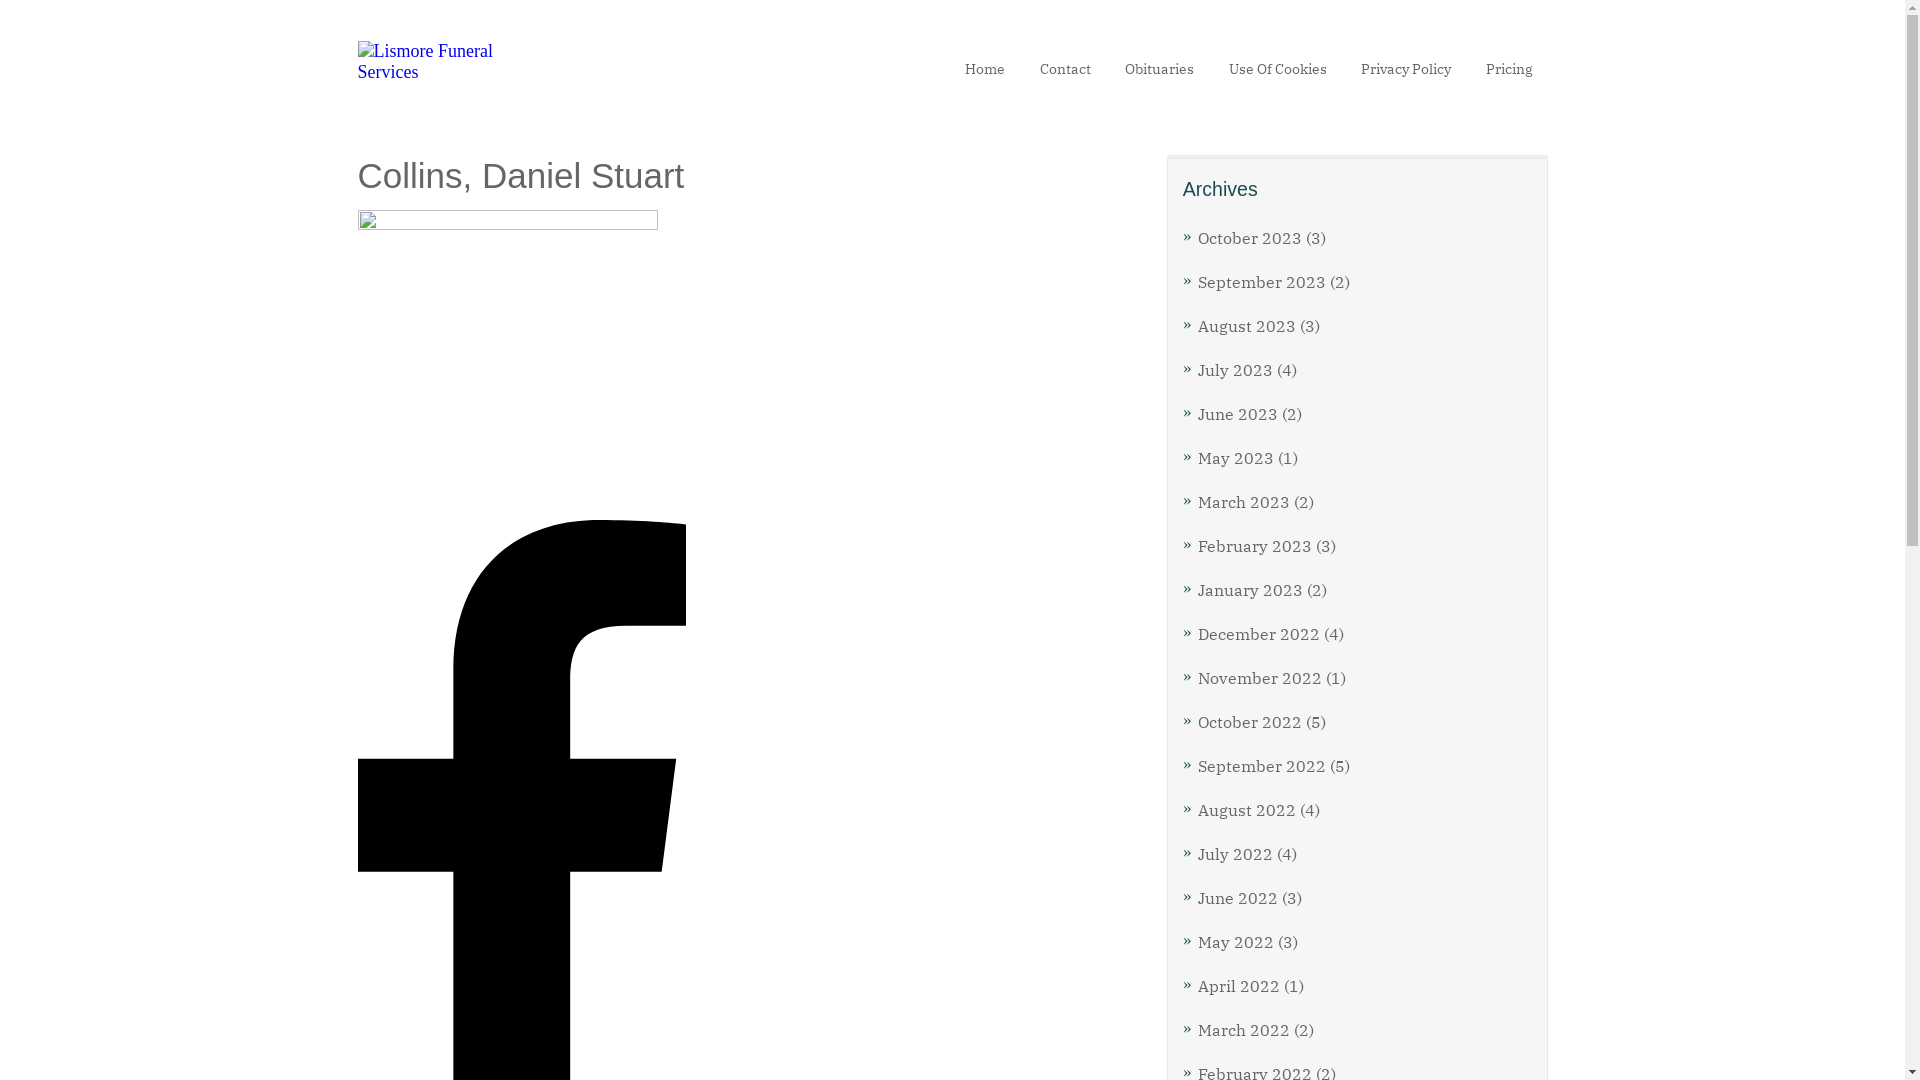  Describe the element at coordinates (1242, 1029) in the screenshot. I see `'March 2022'` at that location.